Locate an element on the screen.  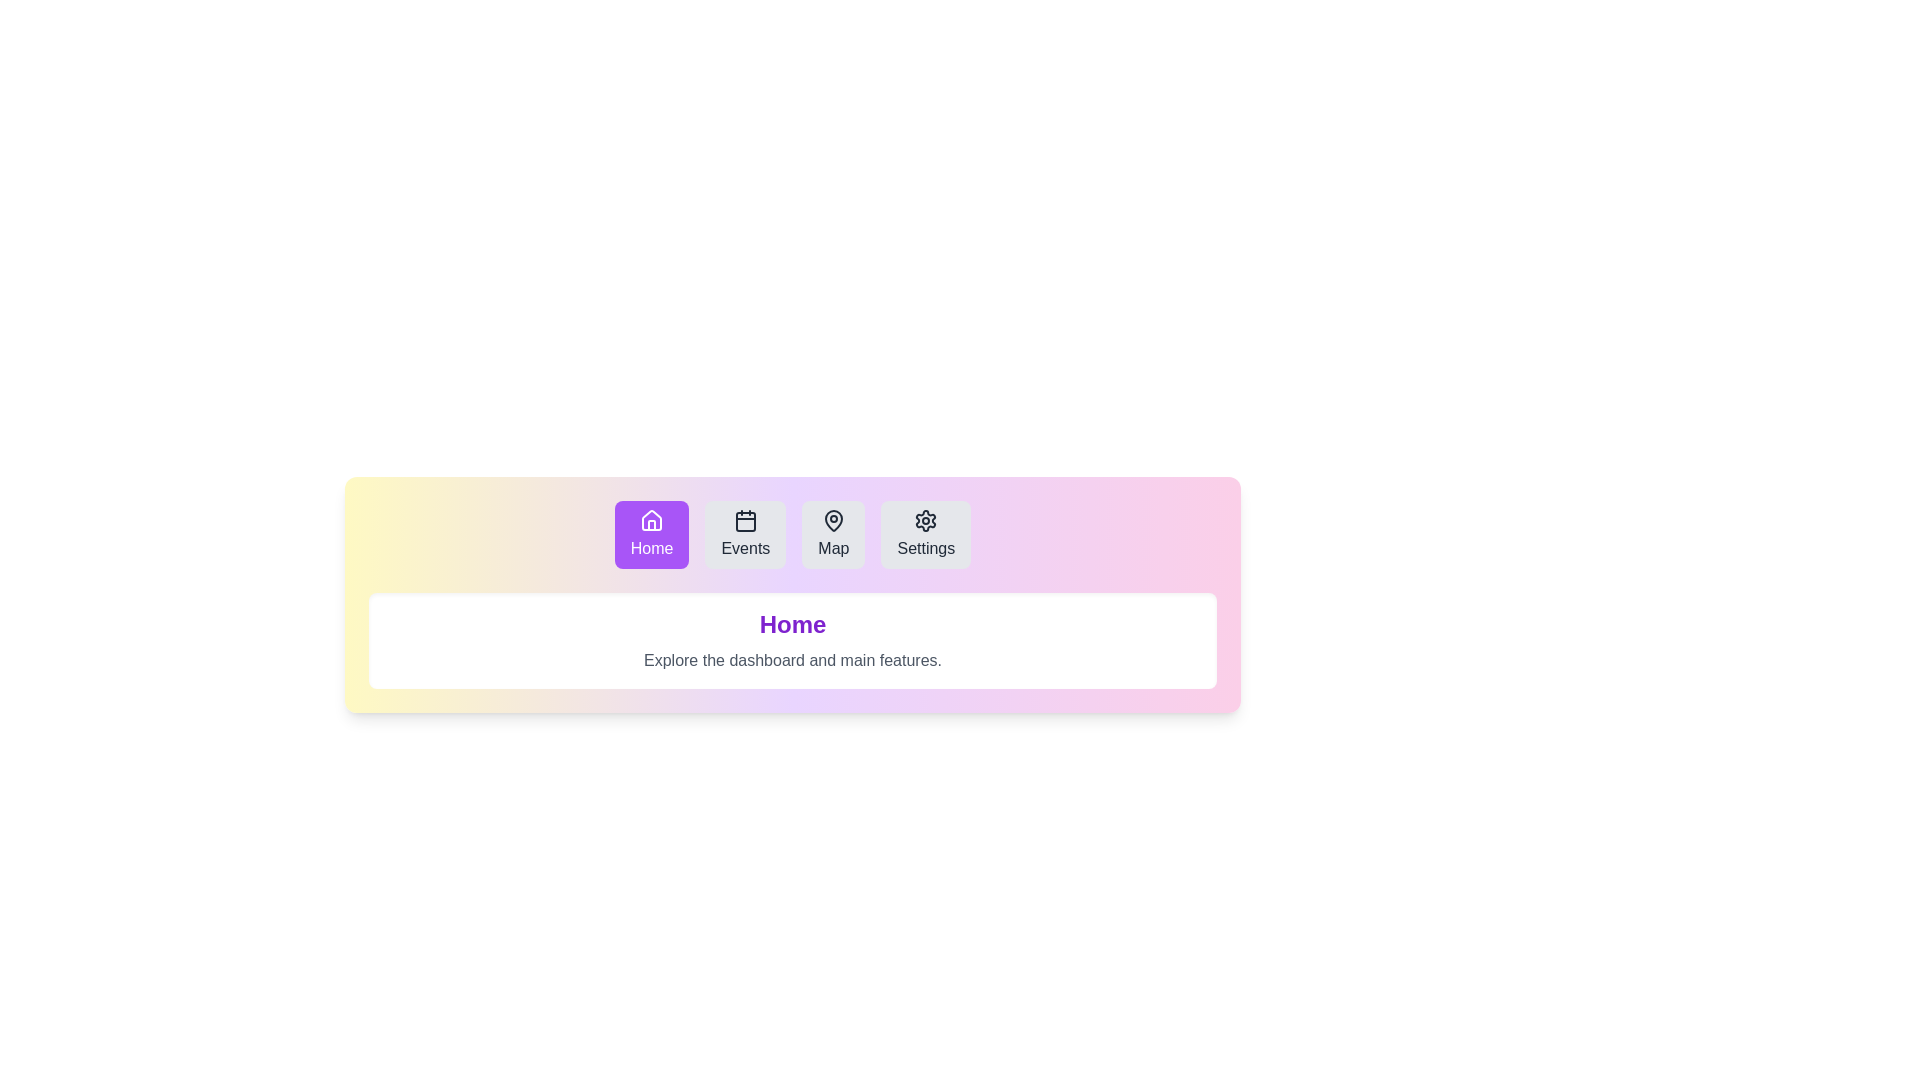
the Settings tab to observe its hover effect is located at coordinates (925, 534).